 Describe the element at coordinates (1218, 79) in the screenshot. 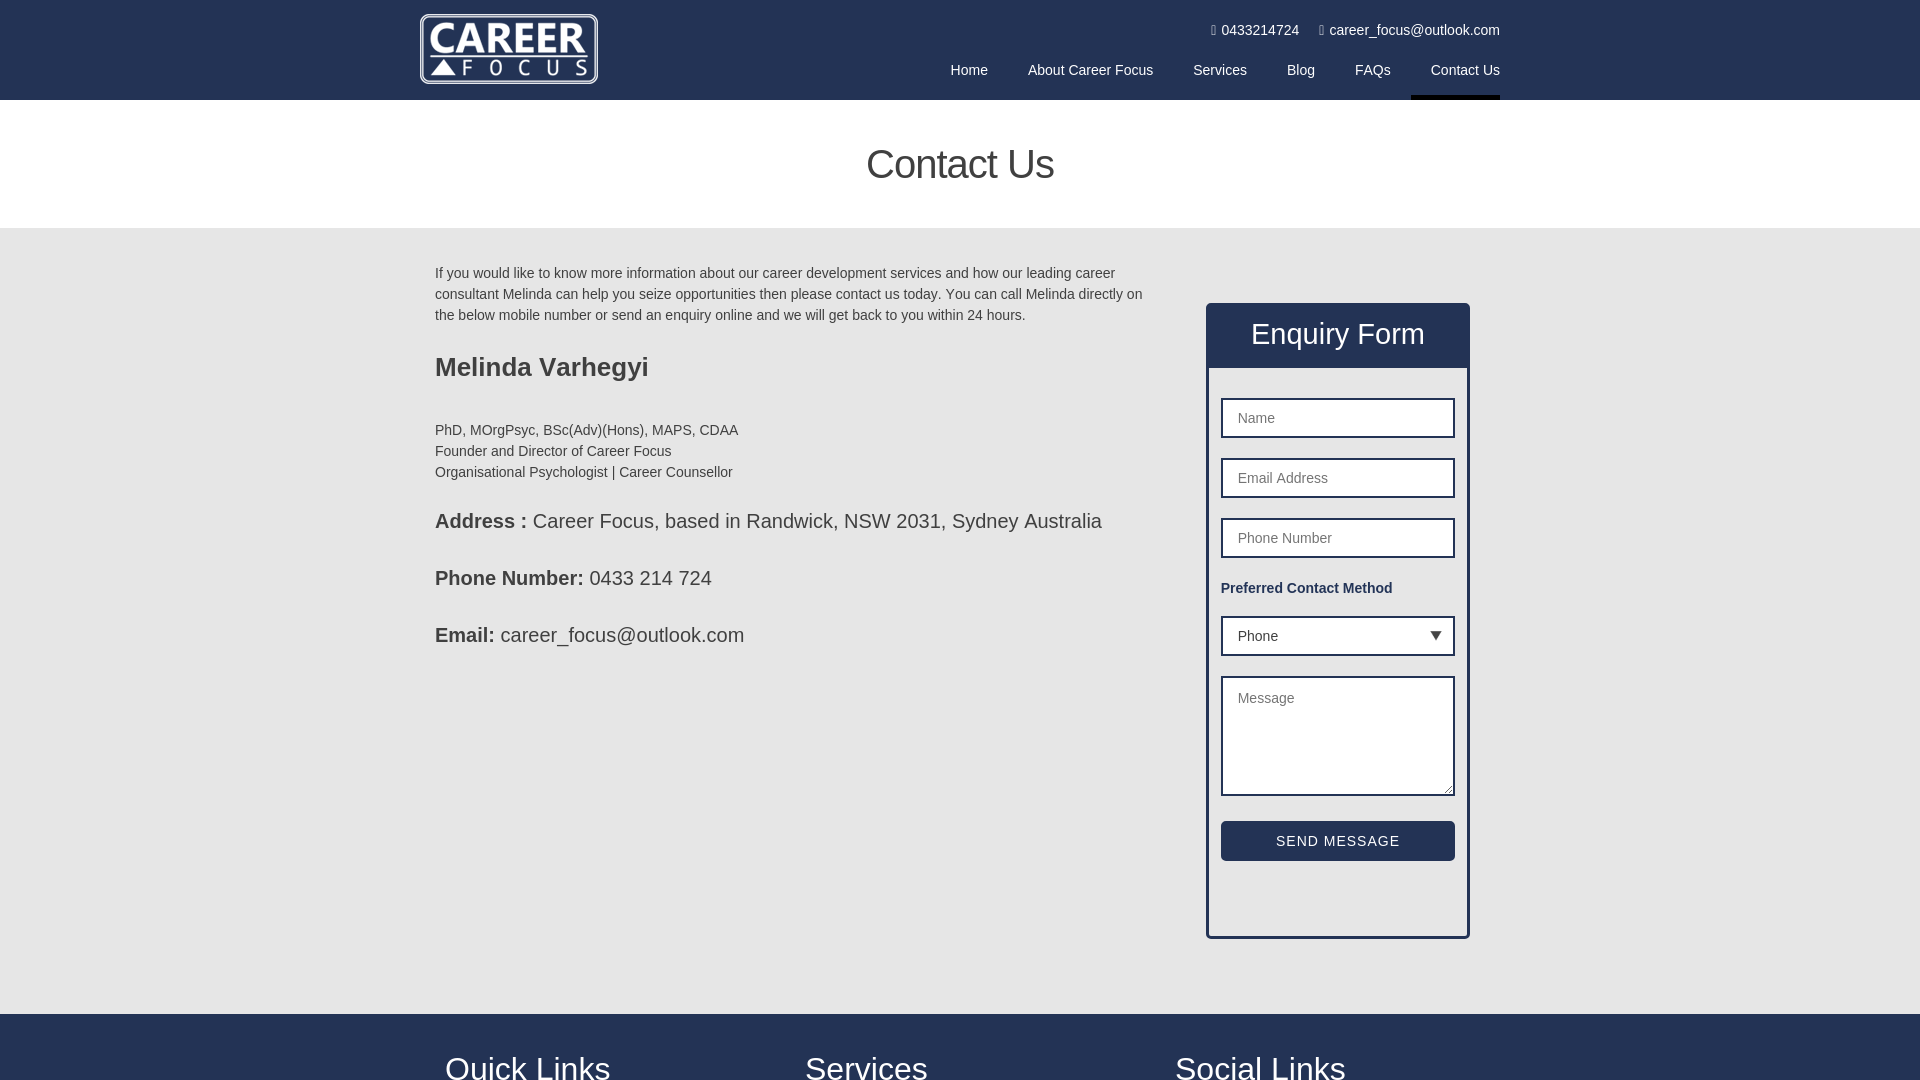

I see `'Services'` at that location.